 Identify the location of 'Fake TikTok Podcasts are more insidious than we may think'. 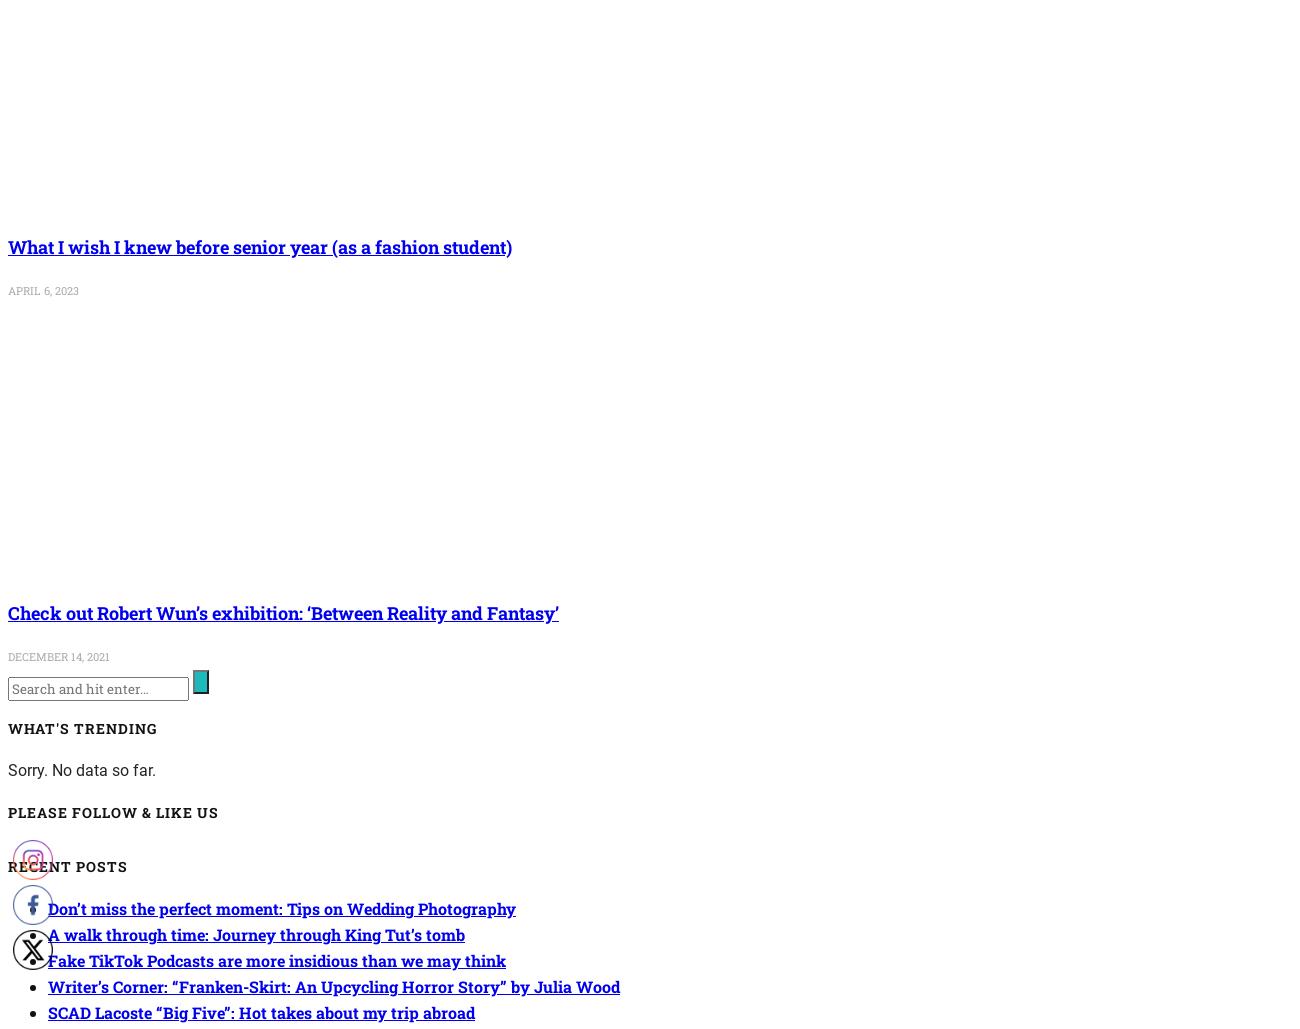
(46, 958).